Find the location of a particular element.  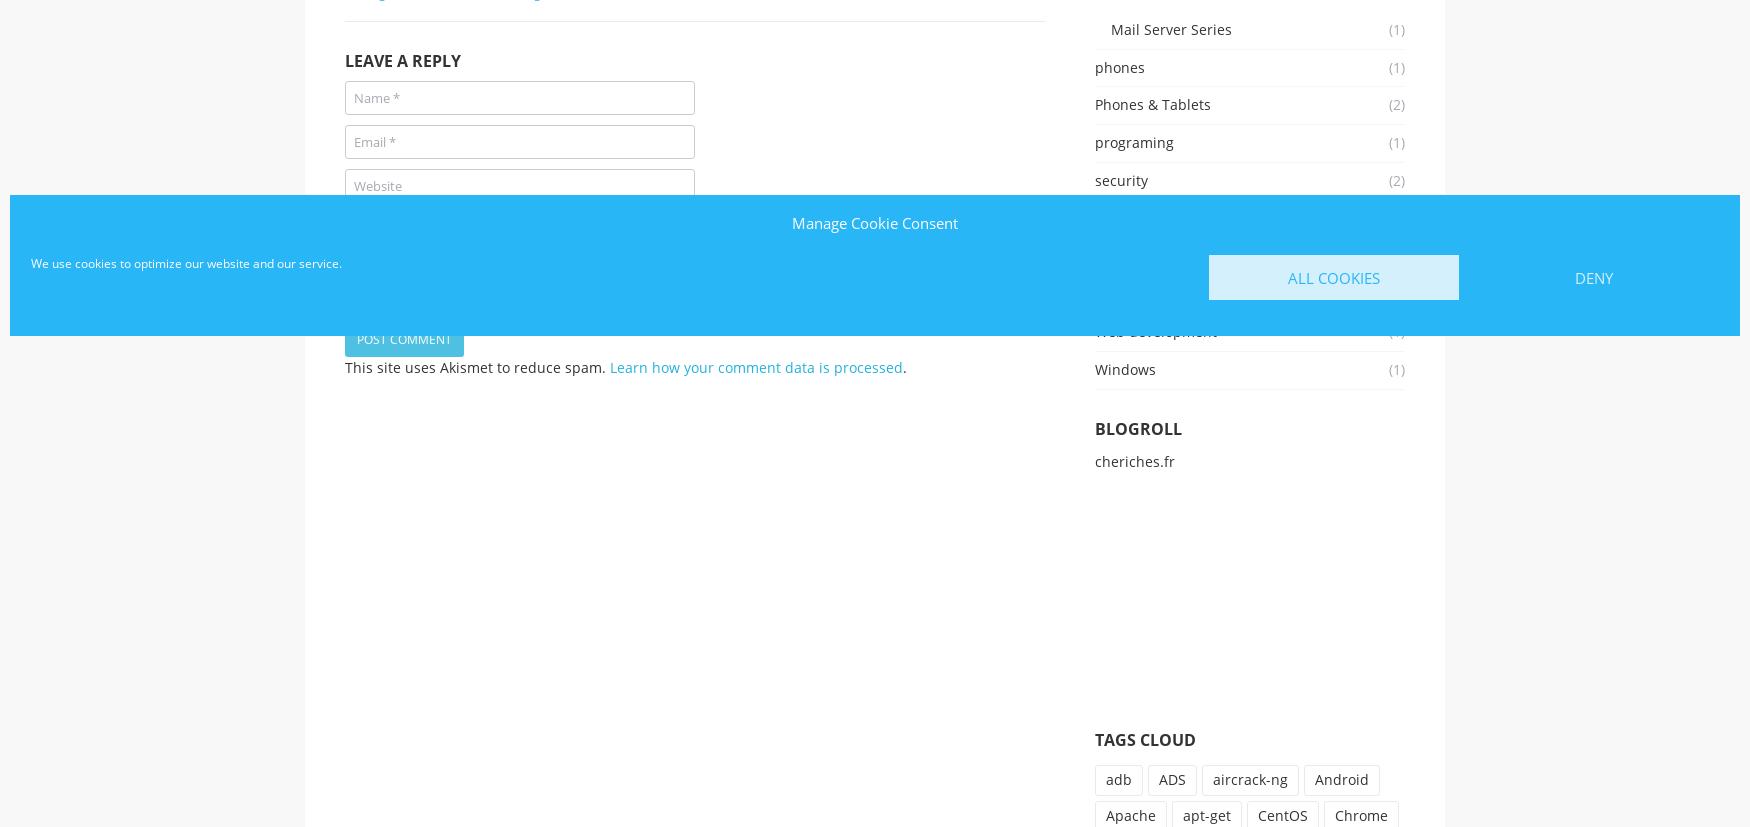

'Blogroll' is located at coordinates (1137, 426).